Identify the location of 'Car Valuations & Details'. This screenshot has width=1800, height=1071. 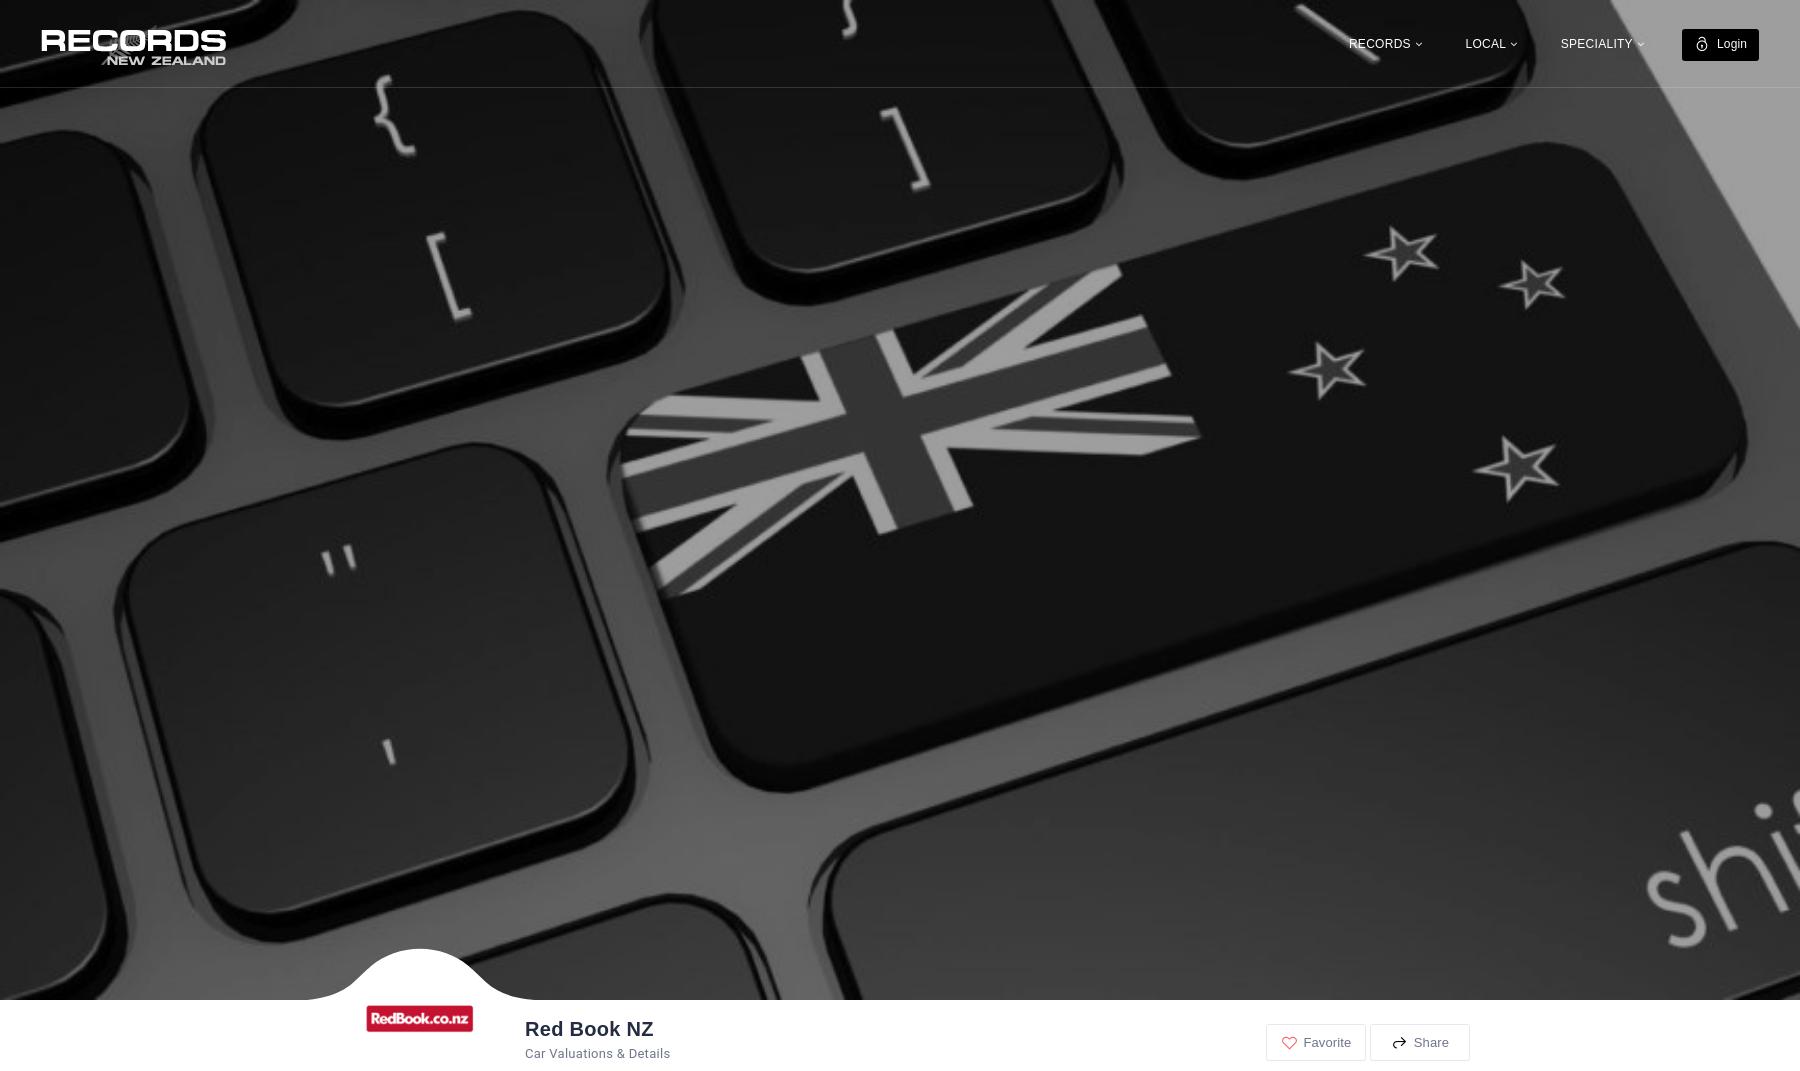
(597, 1052).